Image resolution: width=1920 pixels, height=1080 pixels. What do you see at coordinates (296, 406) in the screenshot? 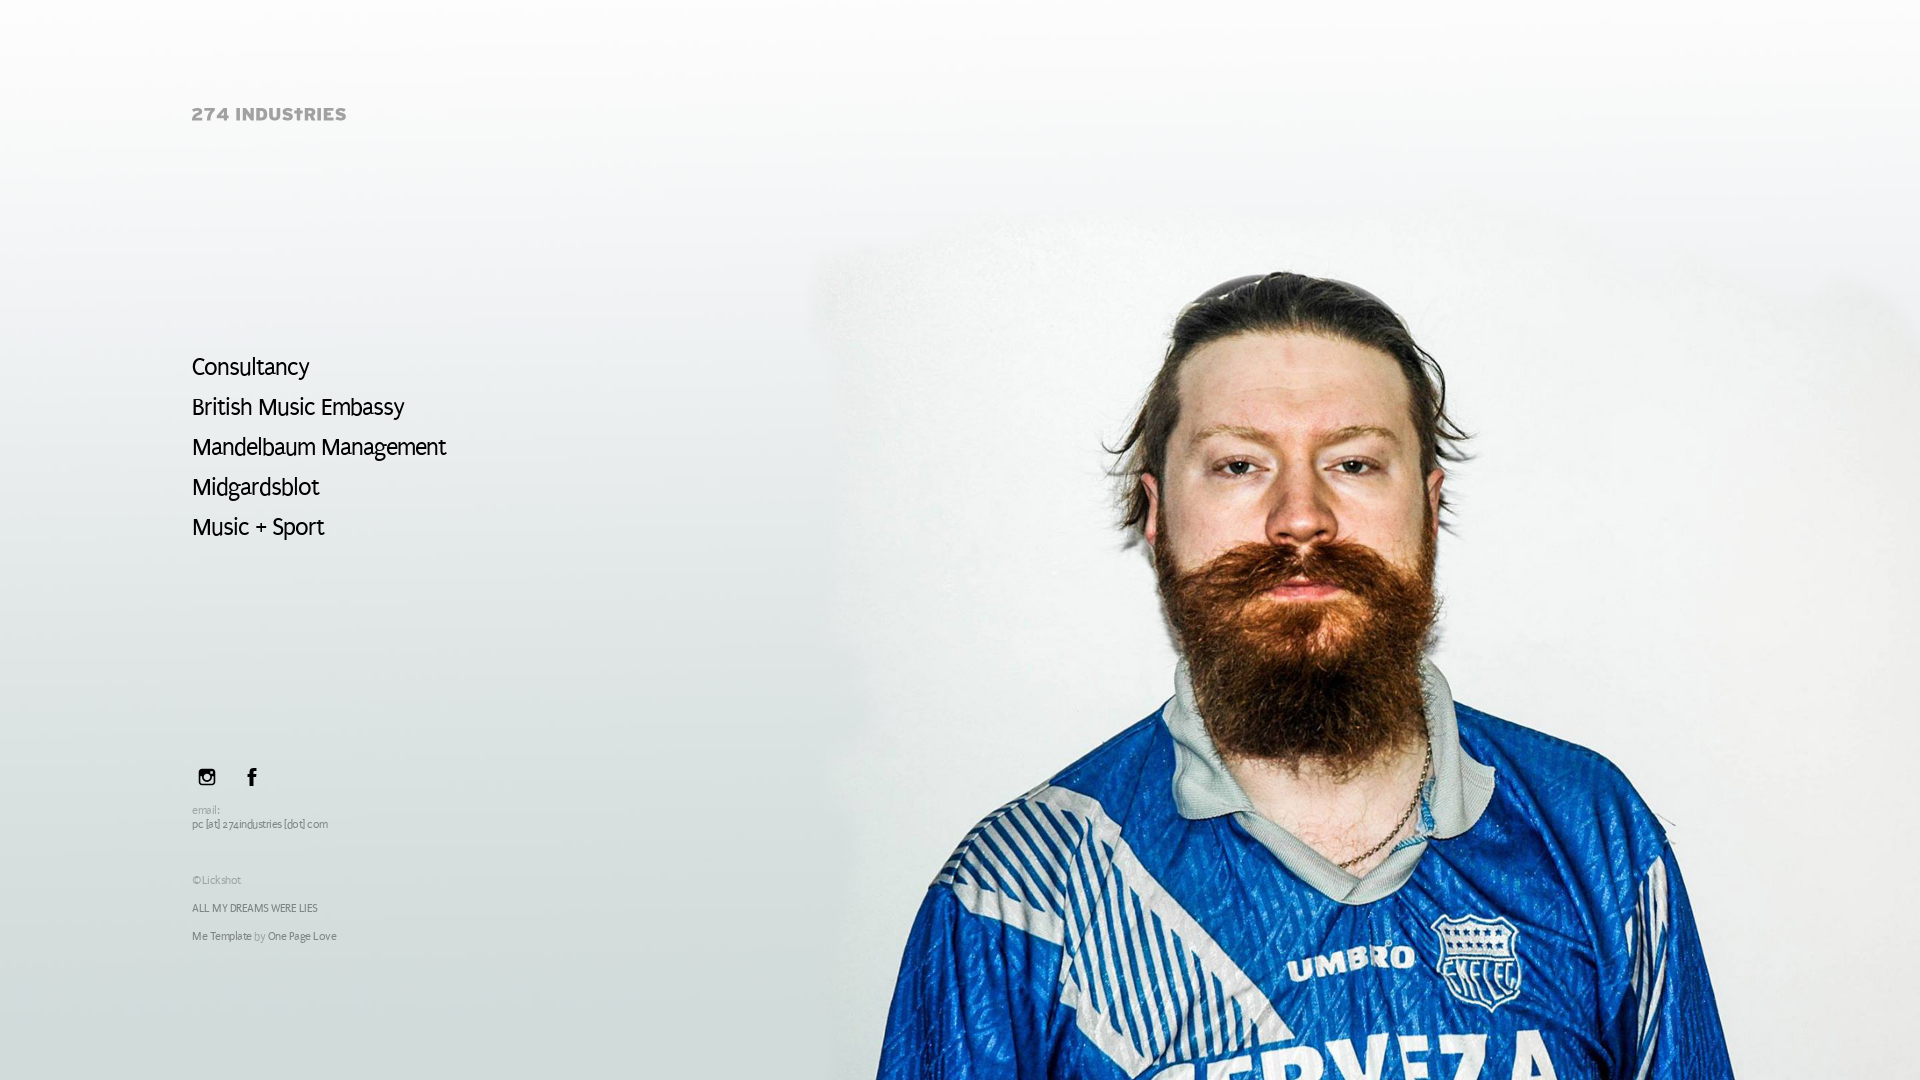
I see `'British Music Embassy'` at bounding box center [296, 406].